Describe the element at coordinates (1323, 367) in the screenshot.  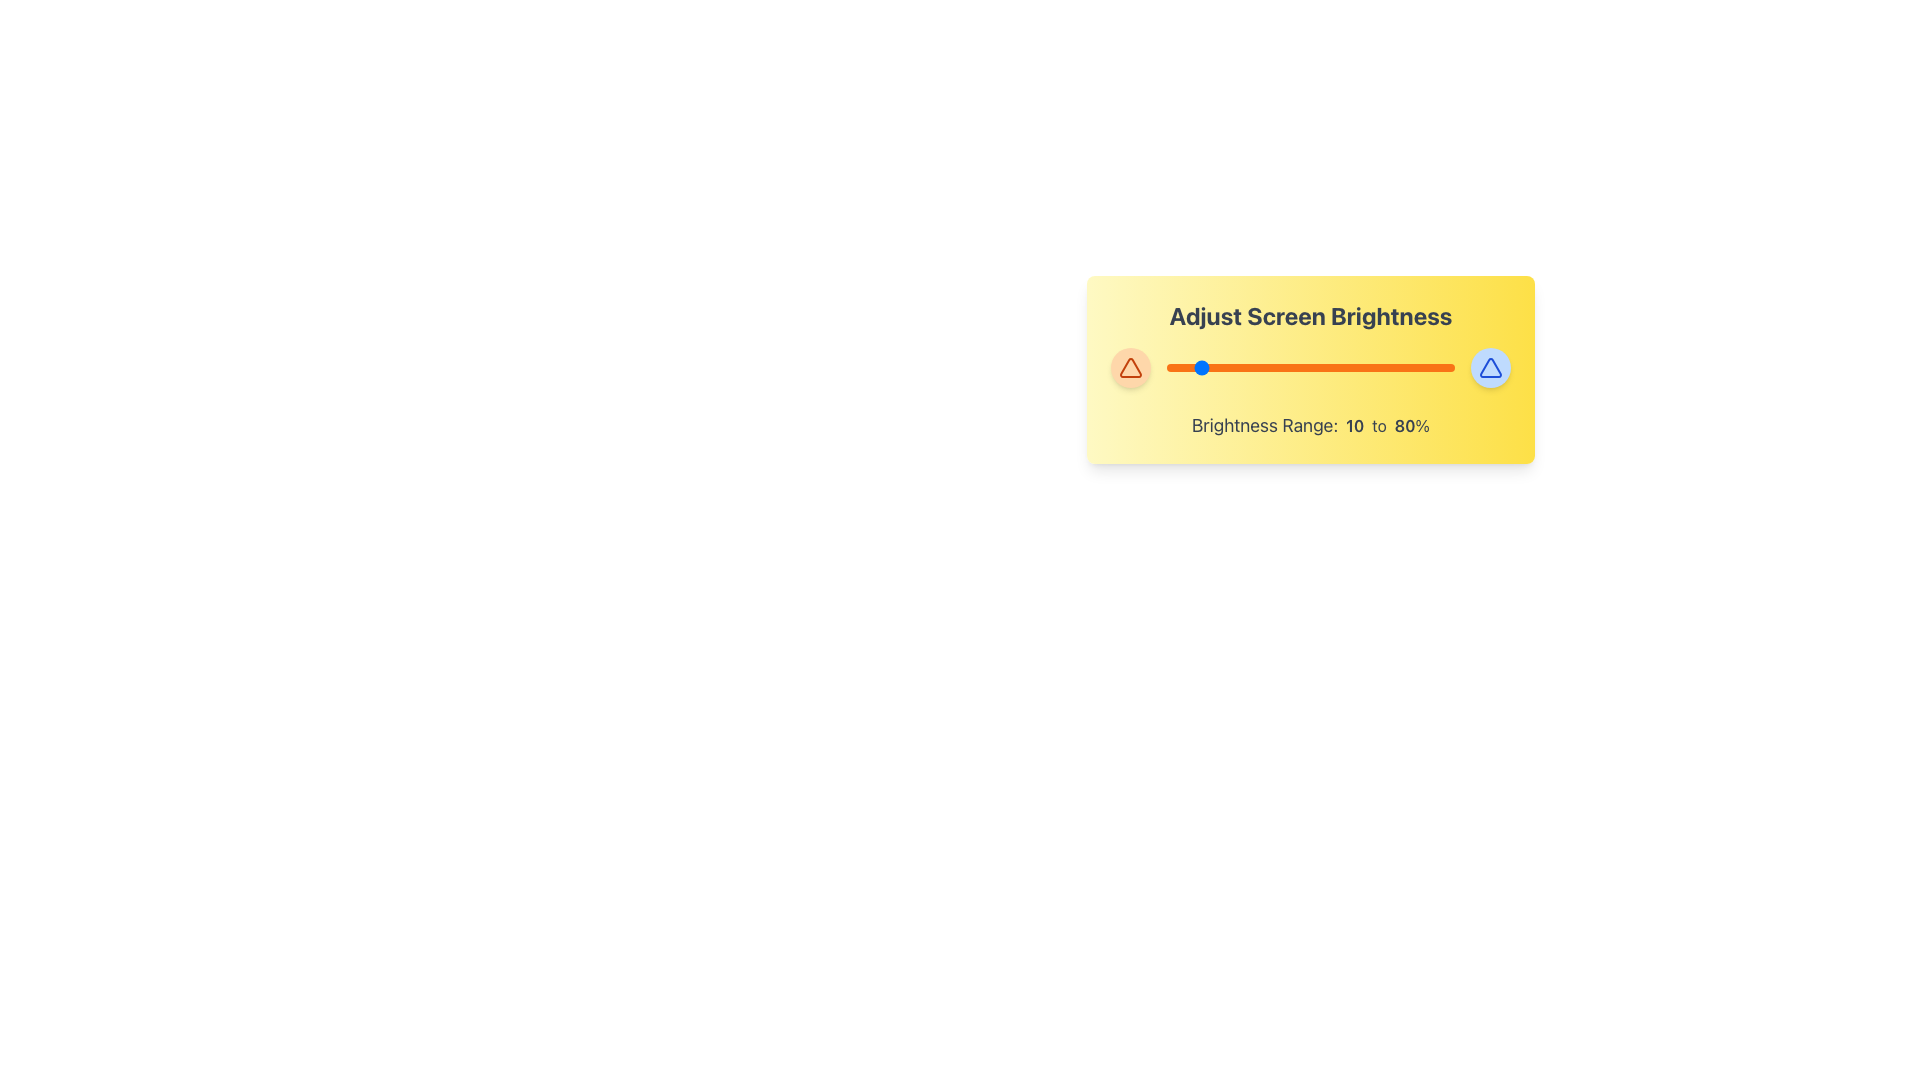
I see `the brightness level` at that location.